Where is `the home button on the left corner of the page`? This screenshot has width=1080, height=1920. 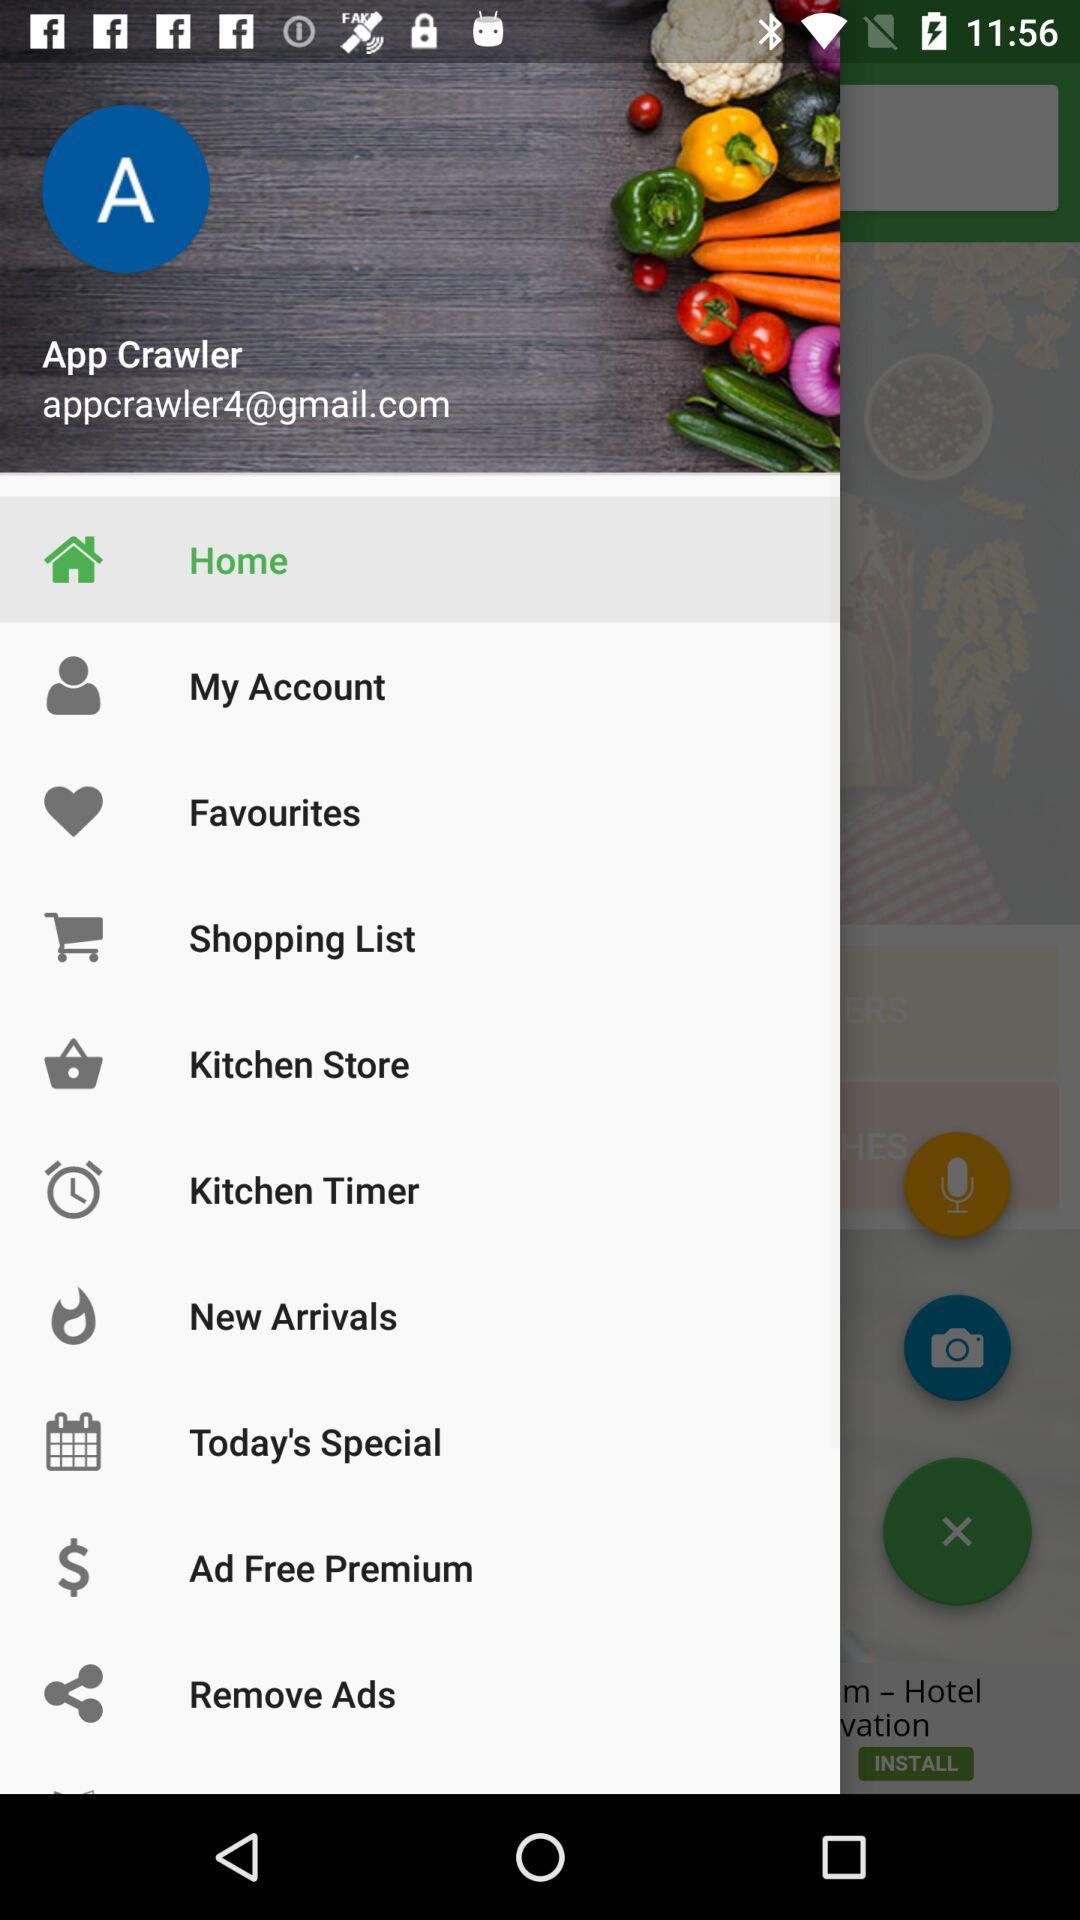
the home button on the left corner of the page is located at coordinates (72, 560).